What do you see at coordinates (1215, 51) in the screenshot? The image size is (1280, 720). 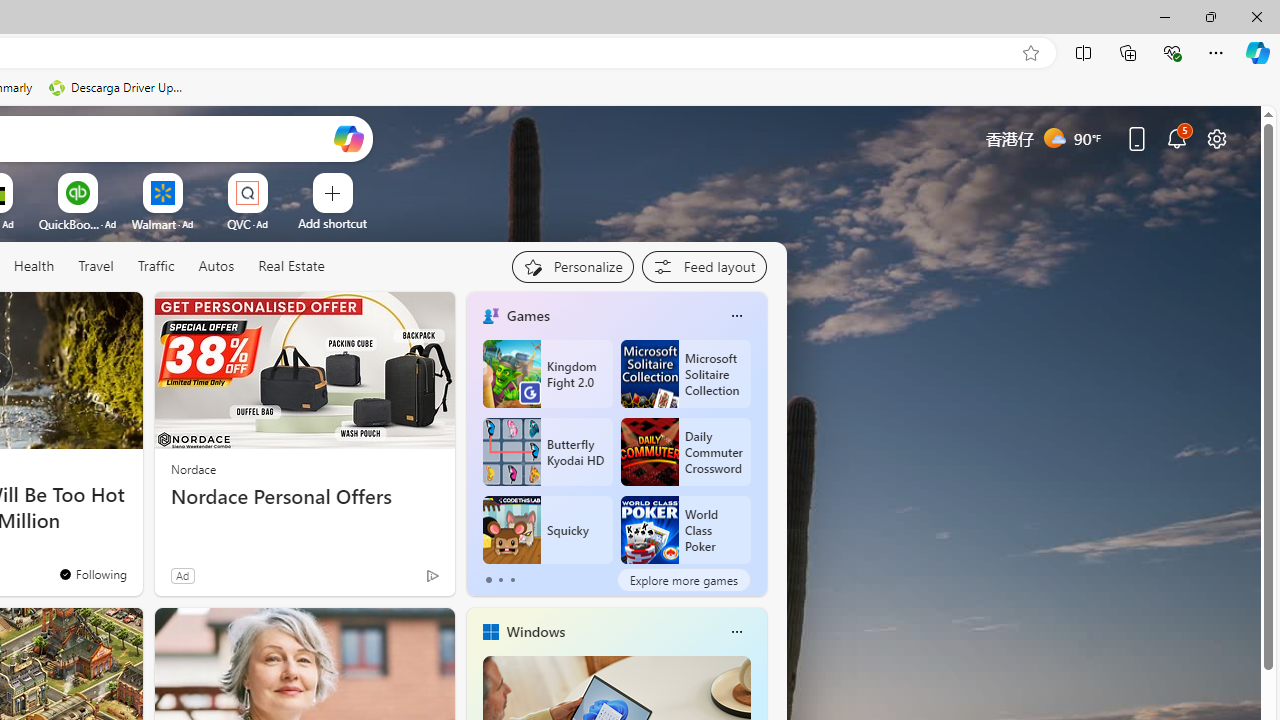 I see `'Settings and more (Alt+F)'` at bounding box center [1215, 51].